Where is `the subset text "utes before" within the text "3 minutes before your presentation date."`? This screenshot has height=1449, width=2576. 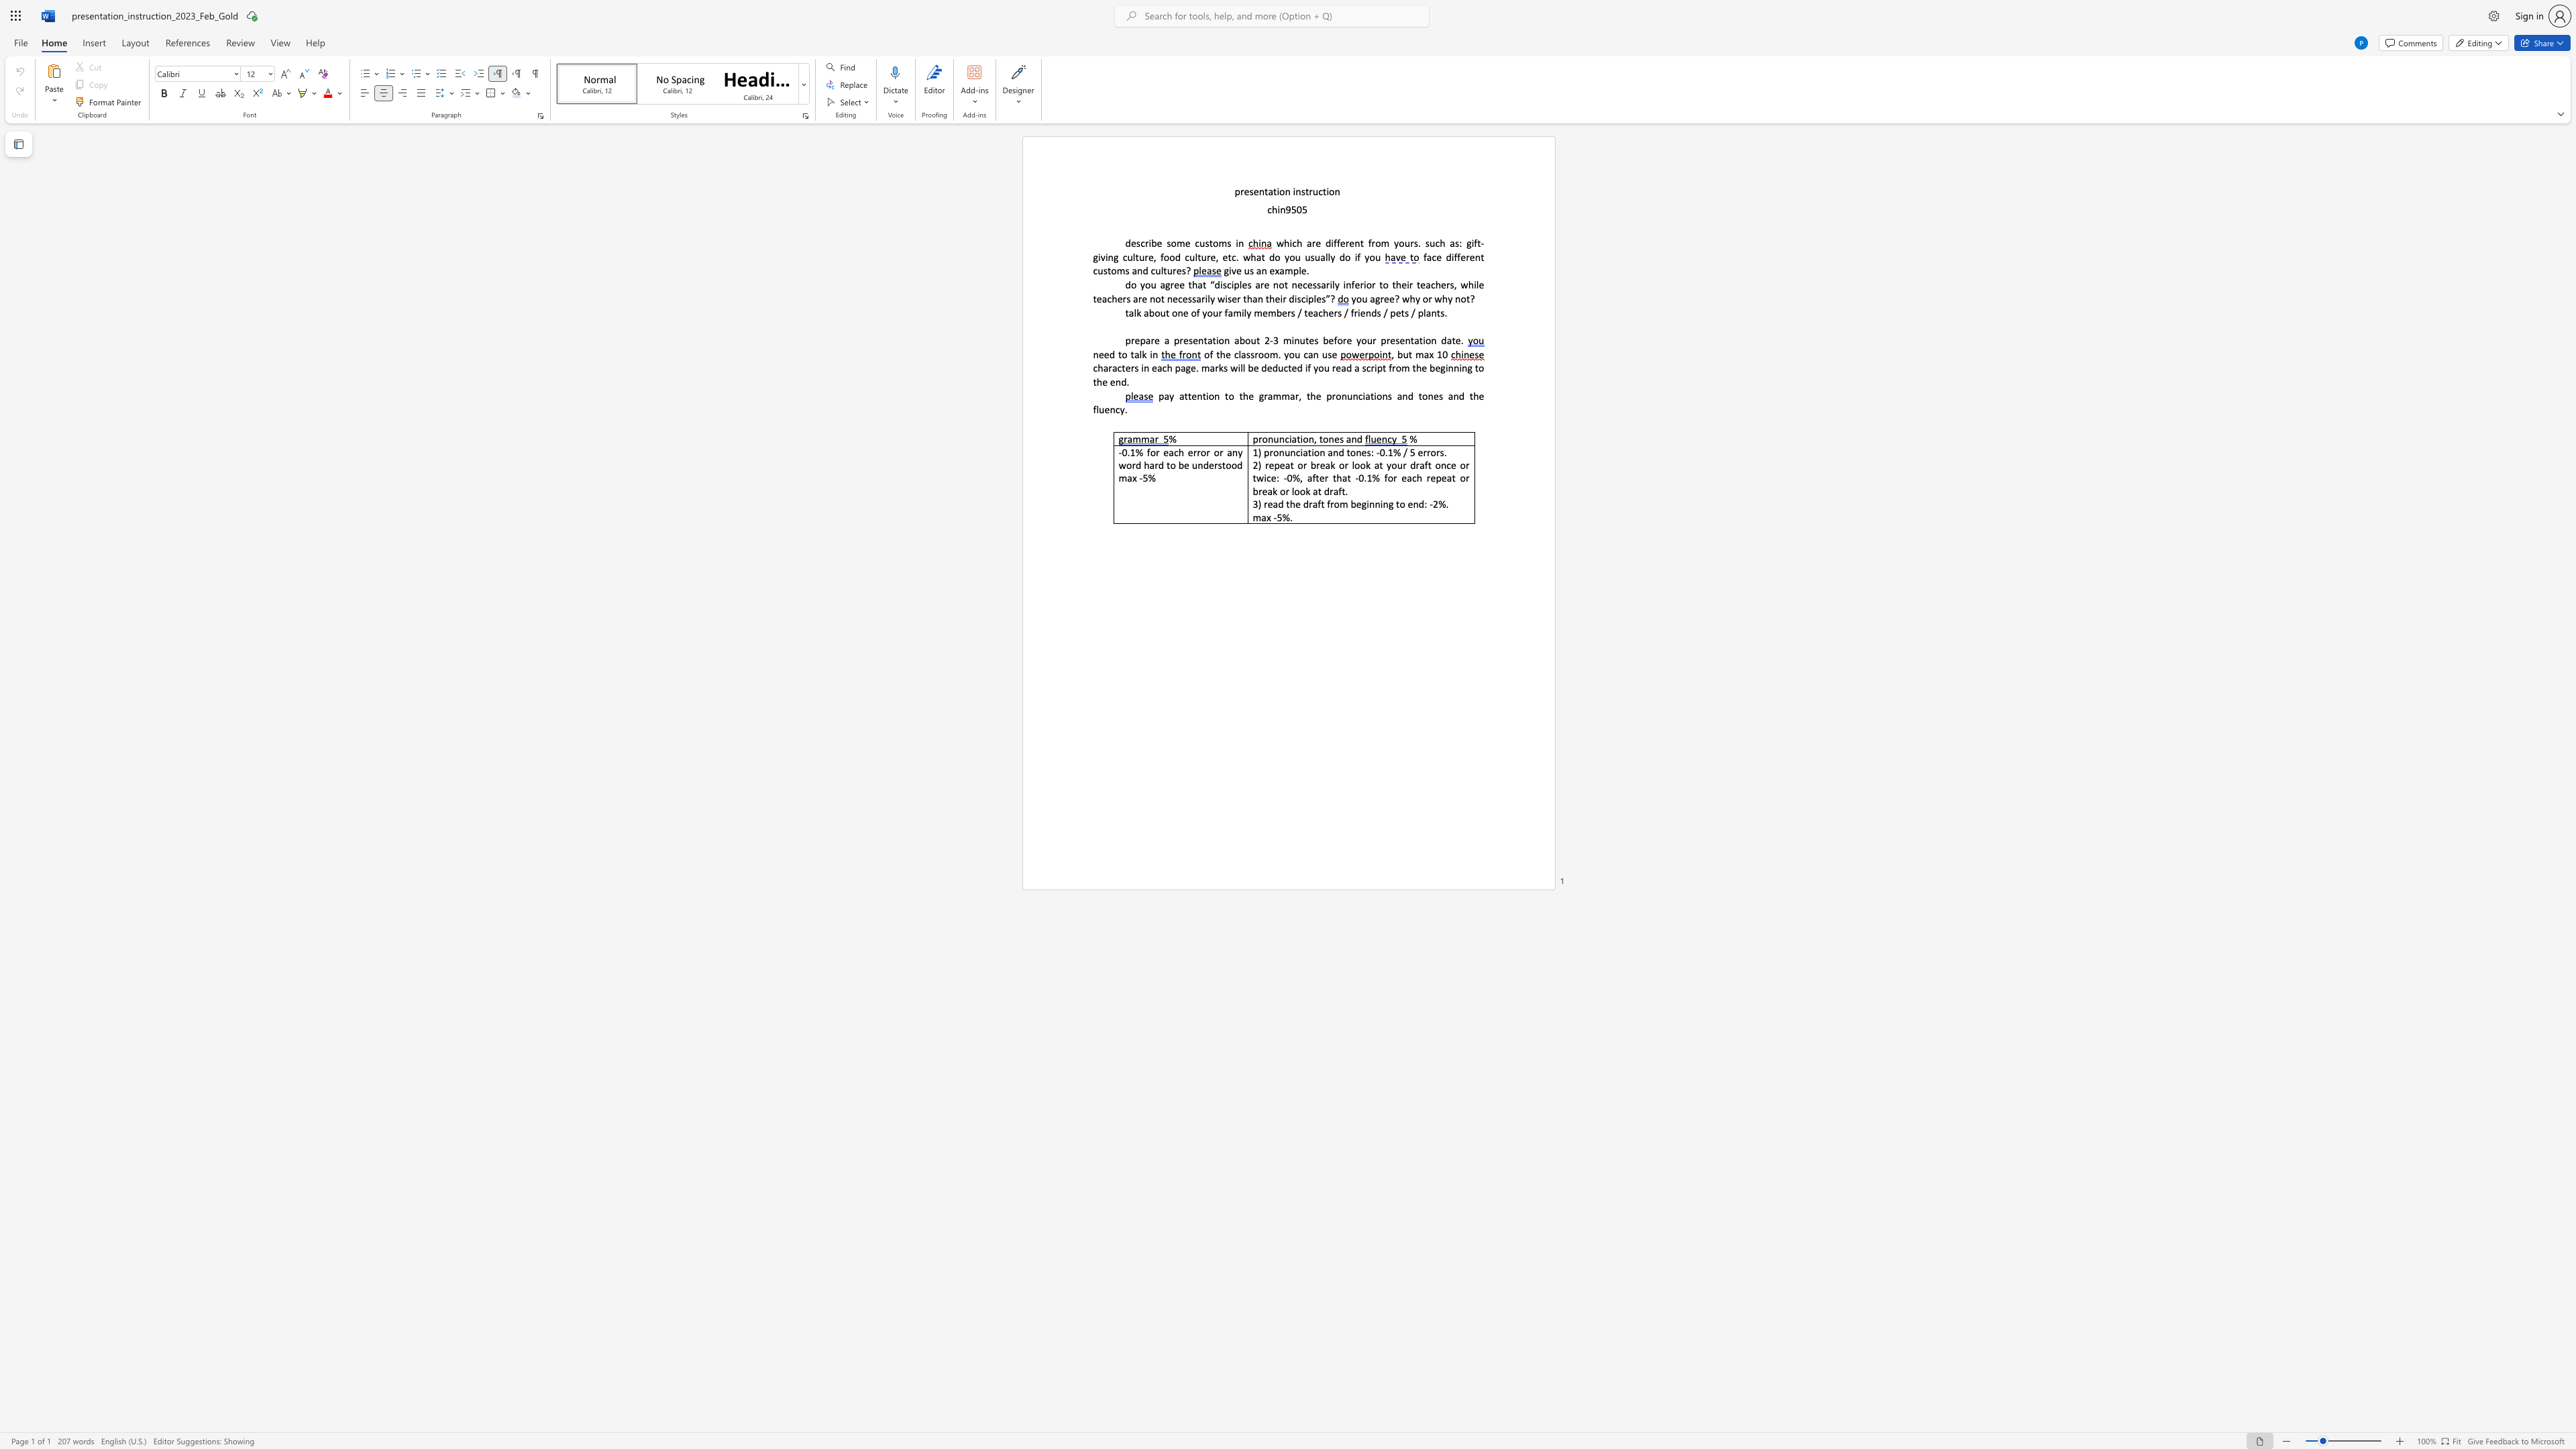
the subset text "utes before" within the text "3 minutes before your presentation date." is located at coordinates (1299, 339).